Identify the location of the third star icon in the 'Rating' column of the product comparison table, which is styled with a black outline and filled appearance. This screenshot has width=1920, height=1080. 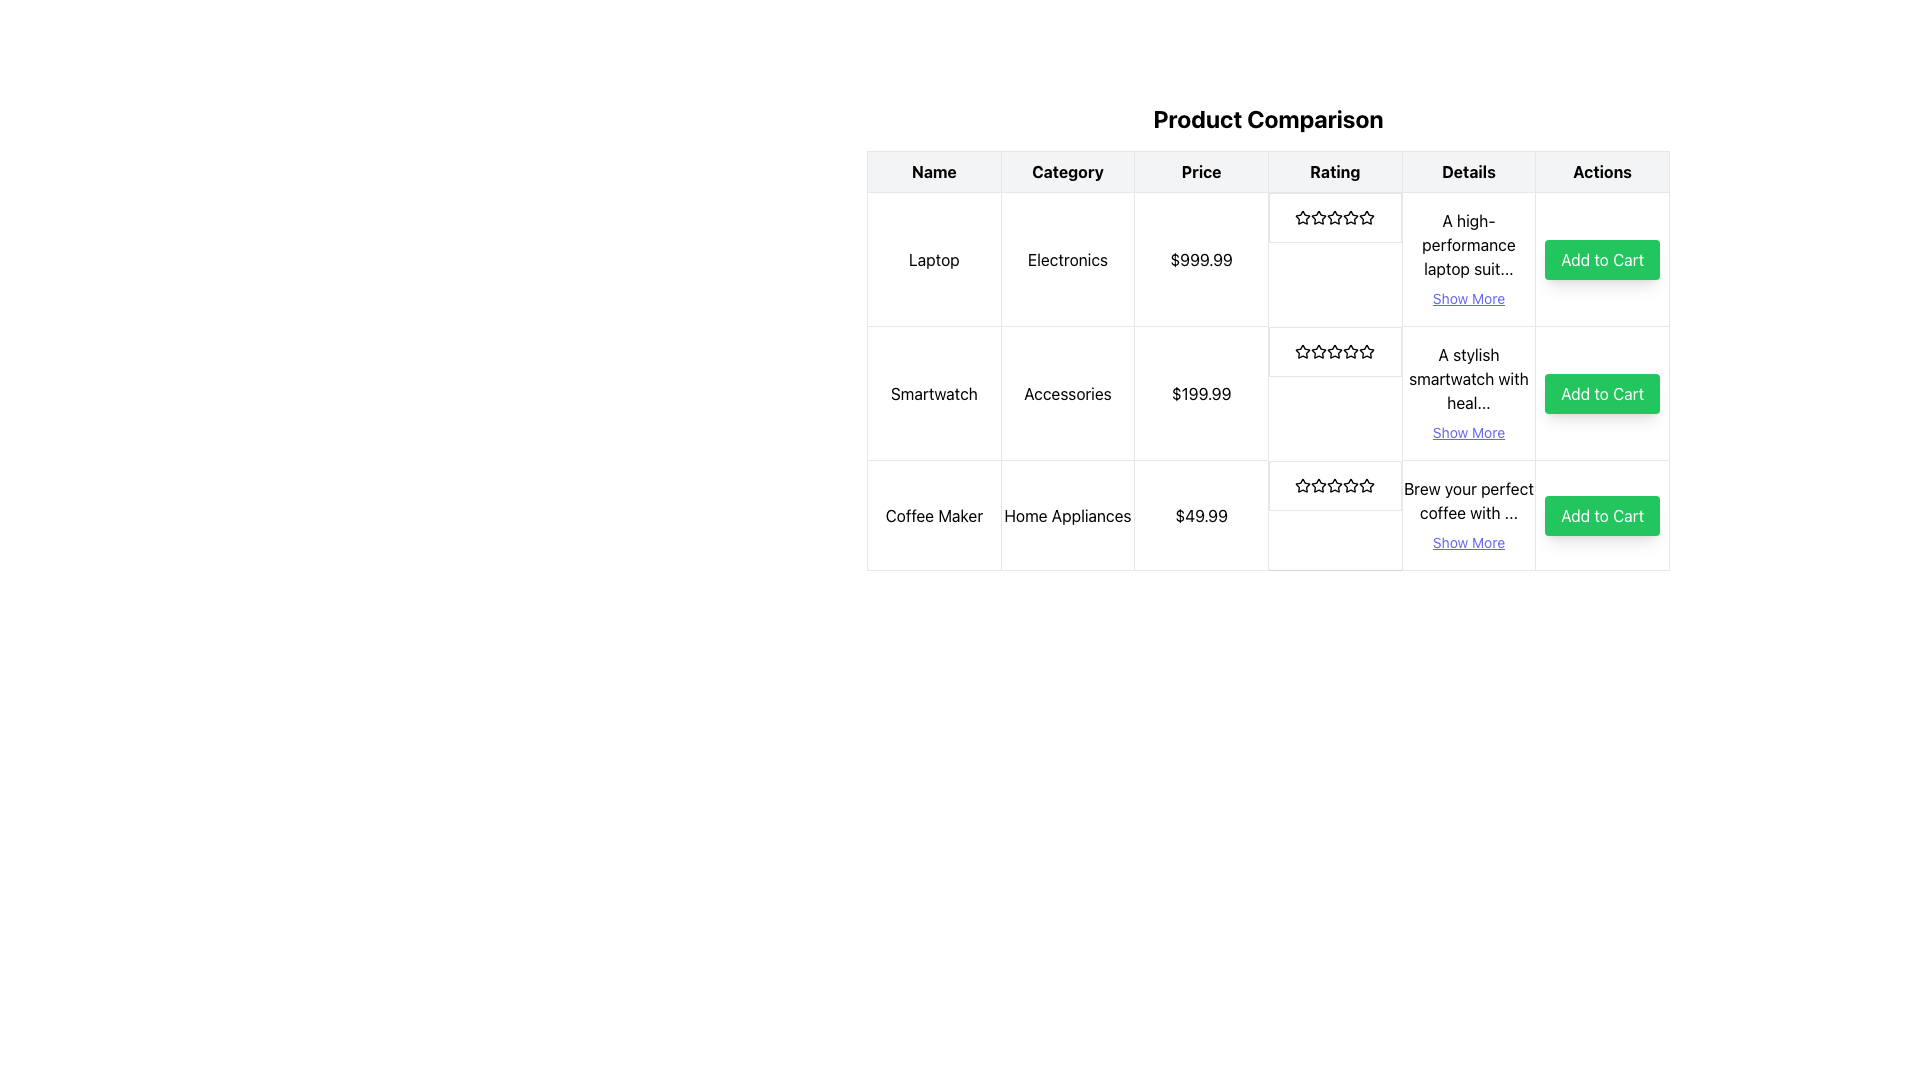
(1319, 218).